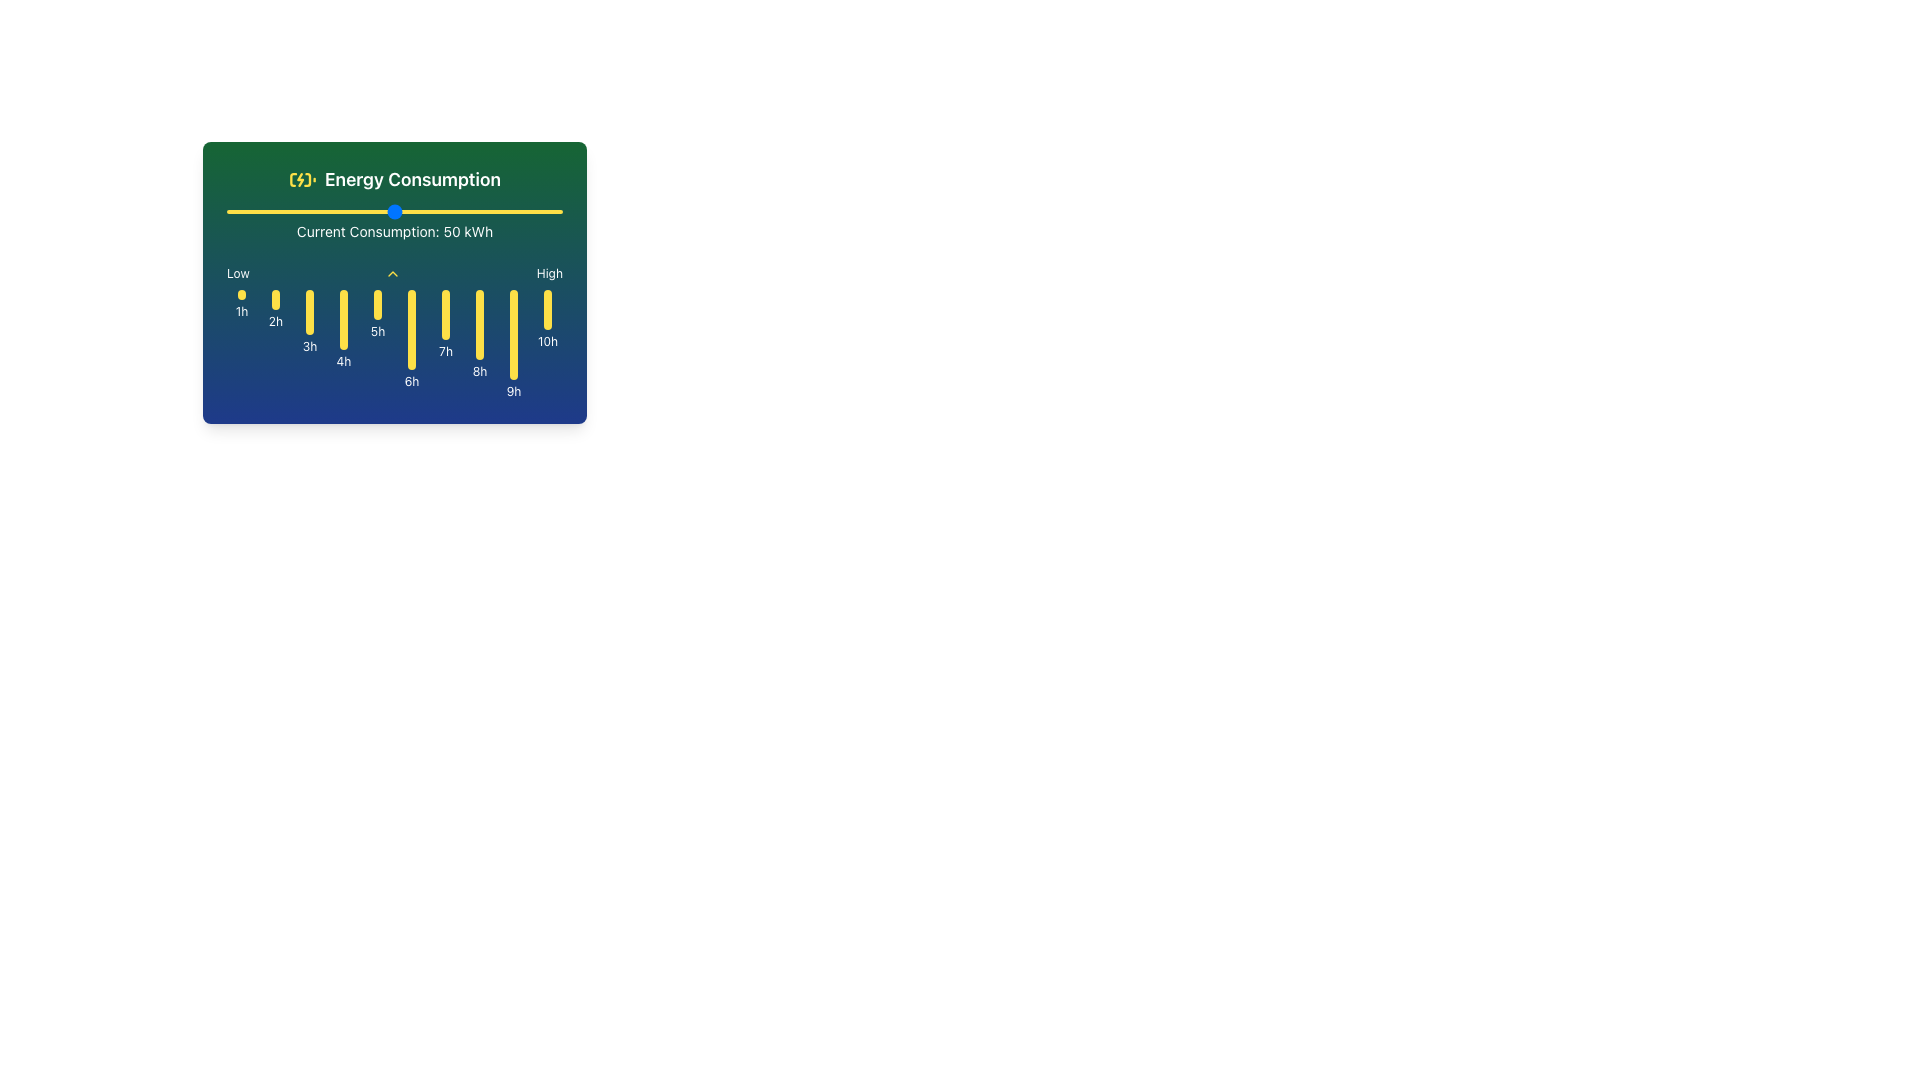 The width and height of the screenshot is (1920, 1080). Describe the element at coordinates (480, 371) in the screenshot. I see `the text label displaying '8h' located below the eighth vertical yellow bar in the graphical chart` at that location.